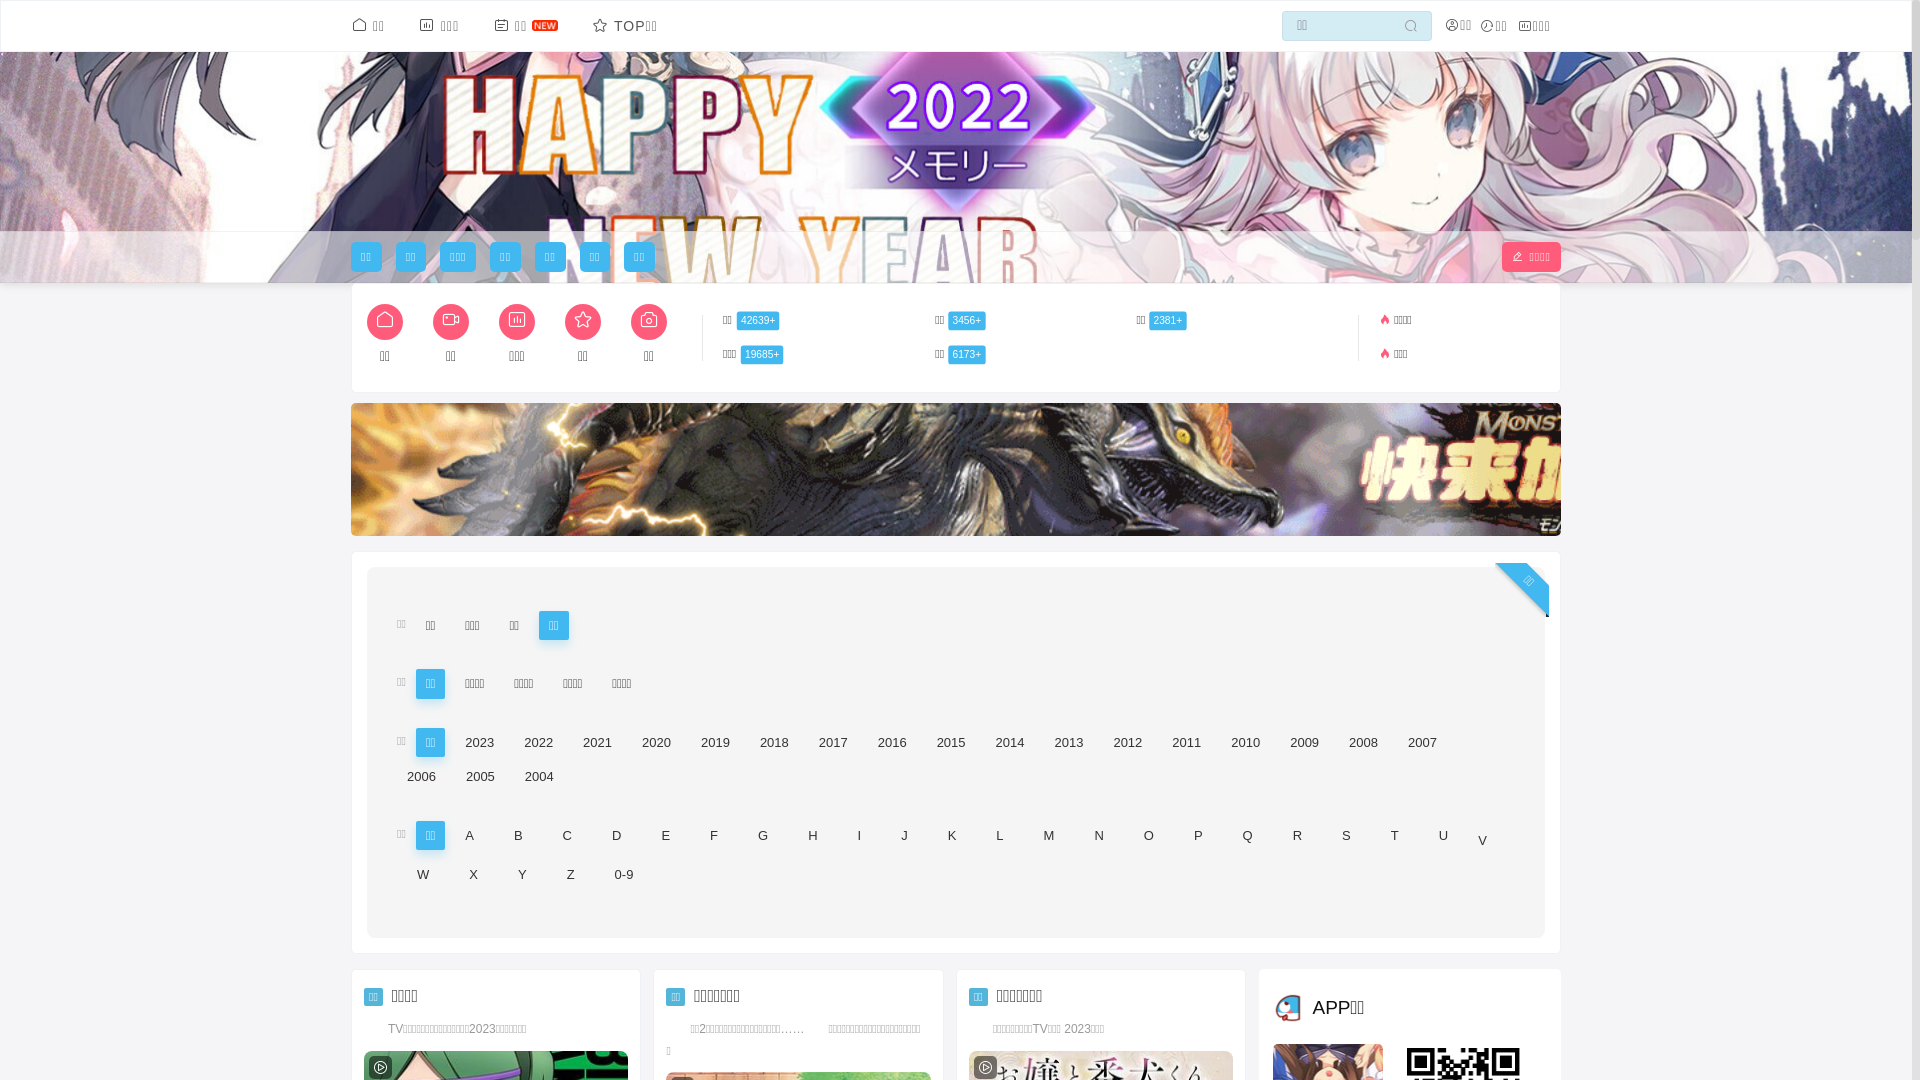  I want to click on 'D', so click(600, 835).